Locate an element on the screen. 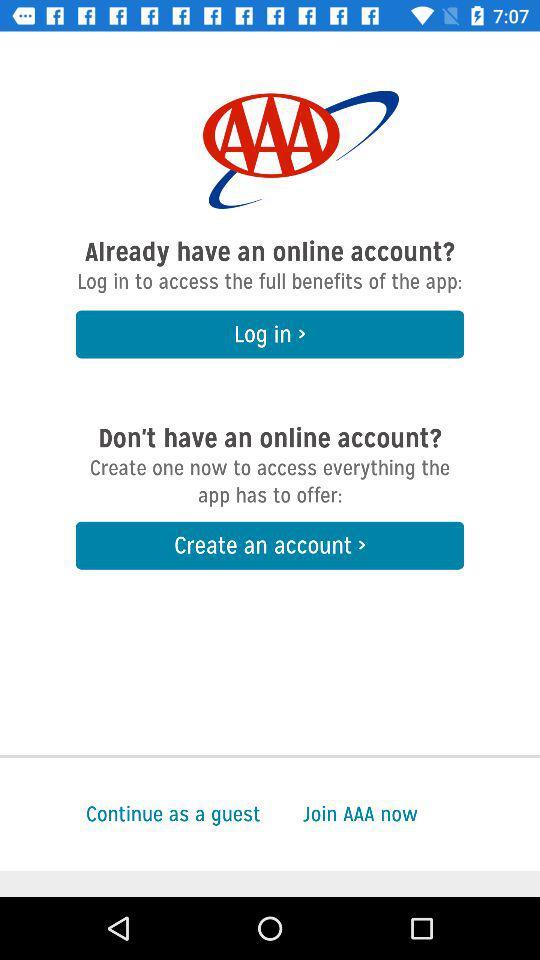 The image size is (540, 960). item next to the continue as a is located at coordinates (420, 814).